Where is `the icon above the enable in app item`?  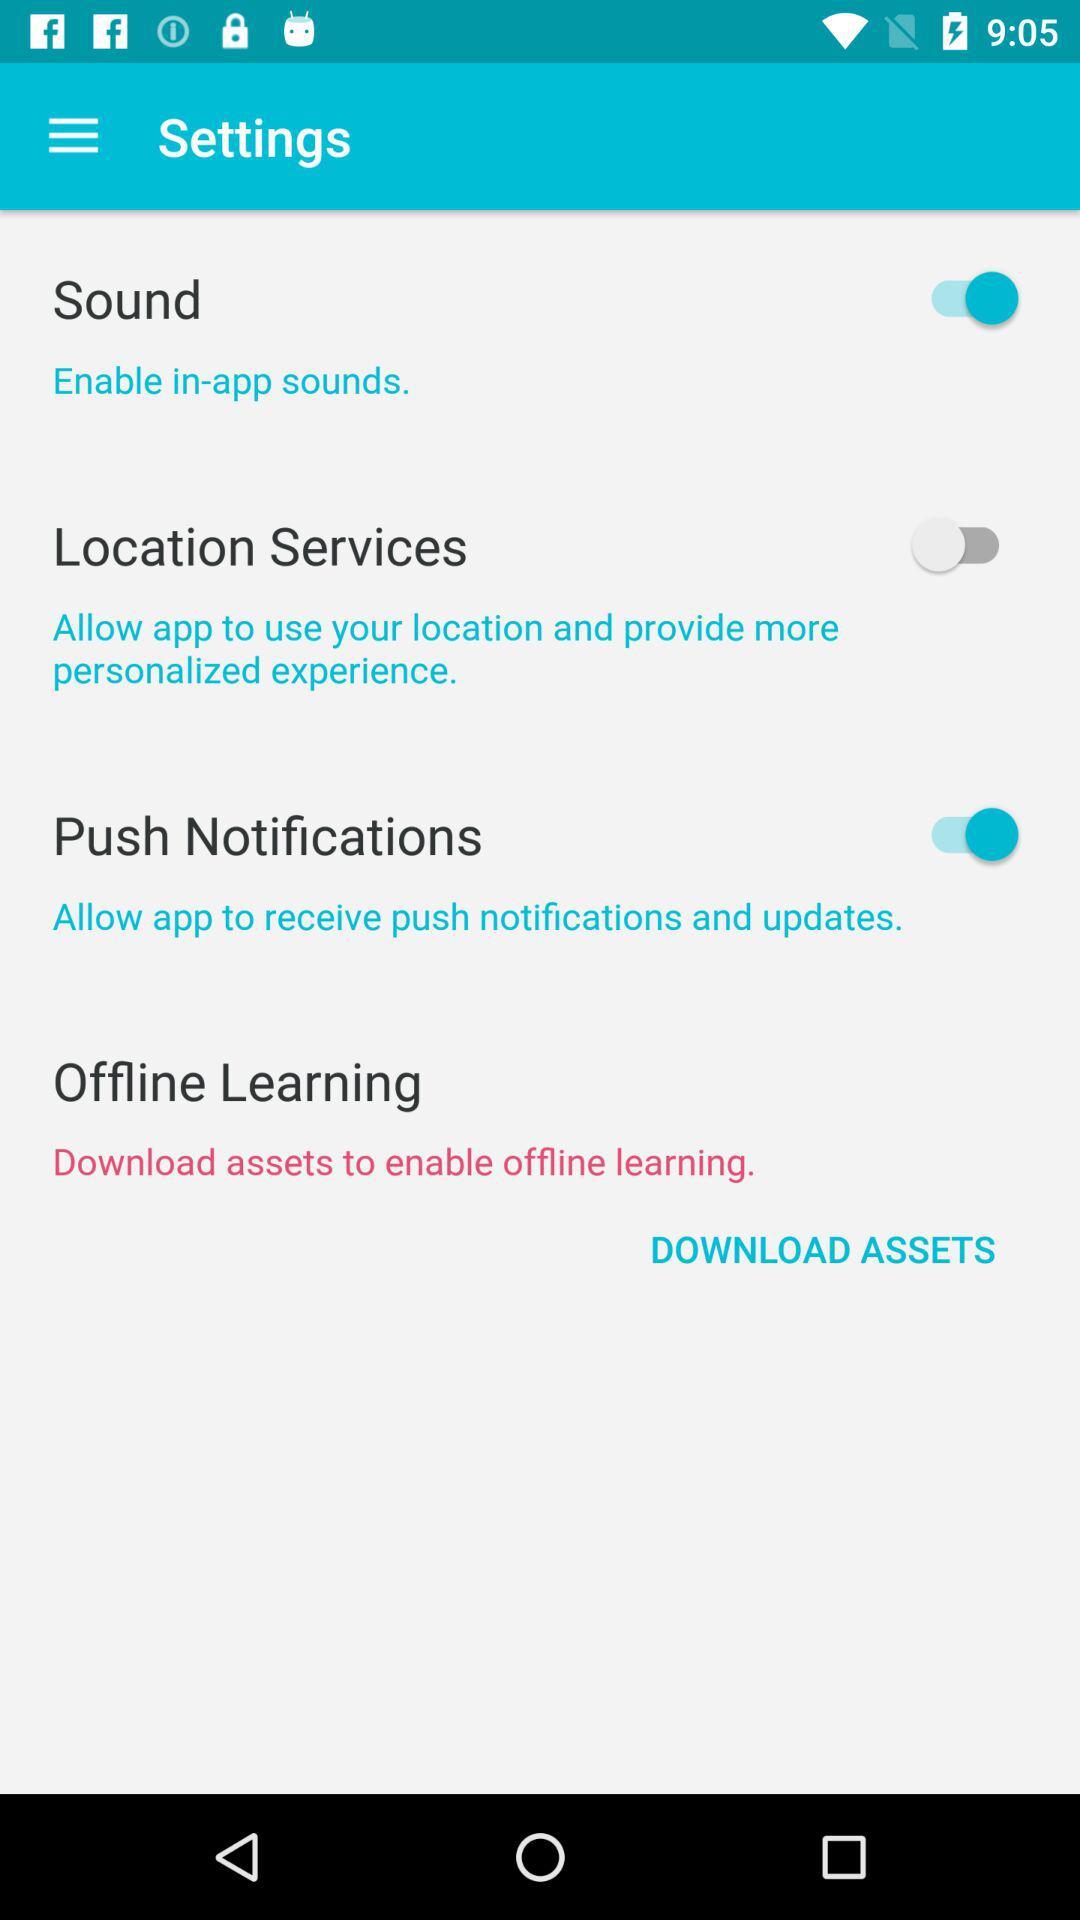 the icon above the enable in app item is located at coordinates (540, 297).